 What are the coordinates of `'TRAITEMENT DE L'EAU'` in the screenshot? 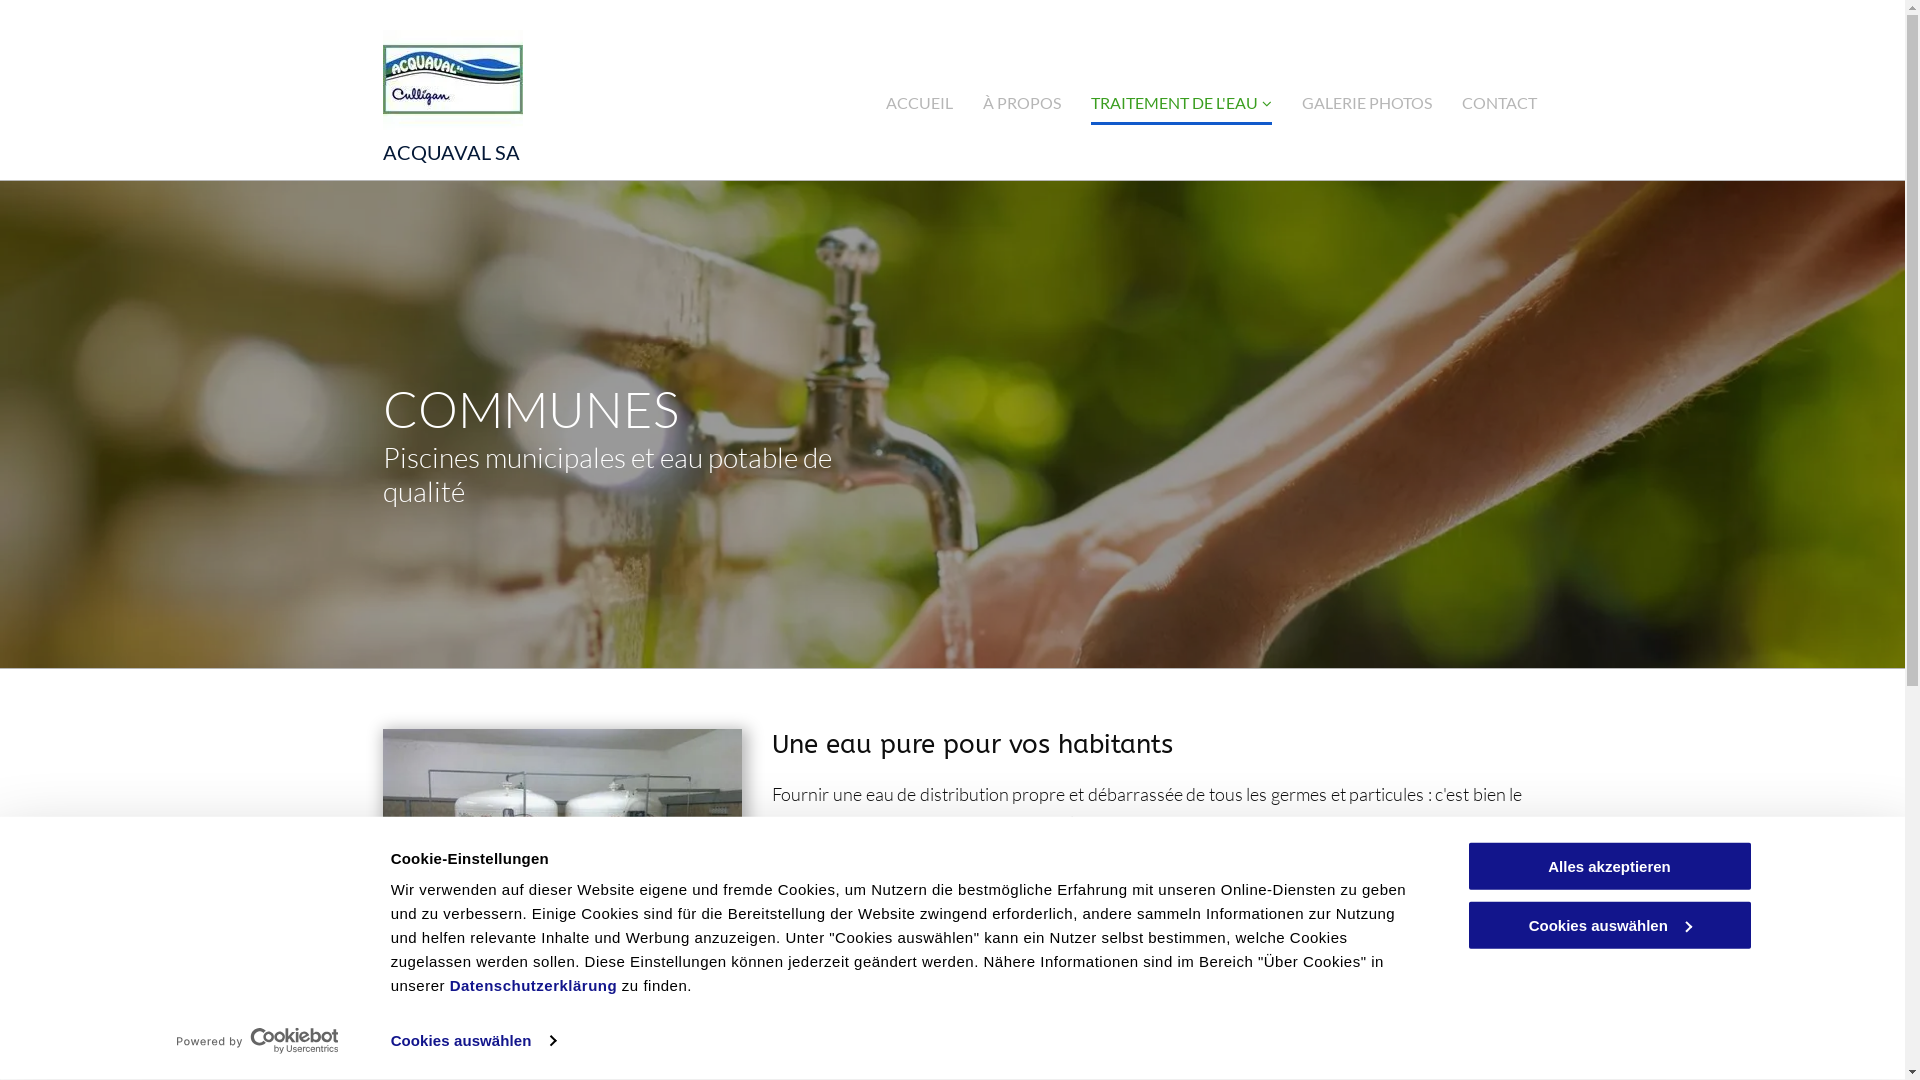 It's located at (1089, 101).